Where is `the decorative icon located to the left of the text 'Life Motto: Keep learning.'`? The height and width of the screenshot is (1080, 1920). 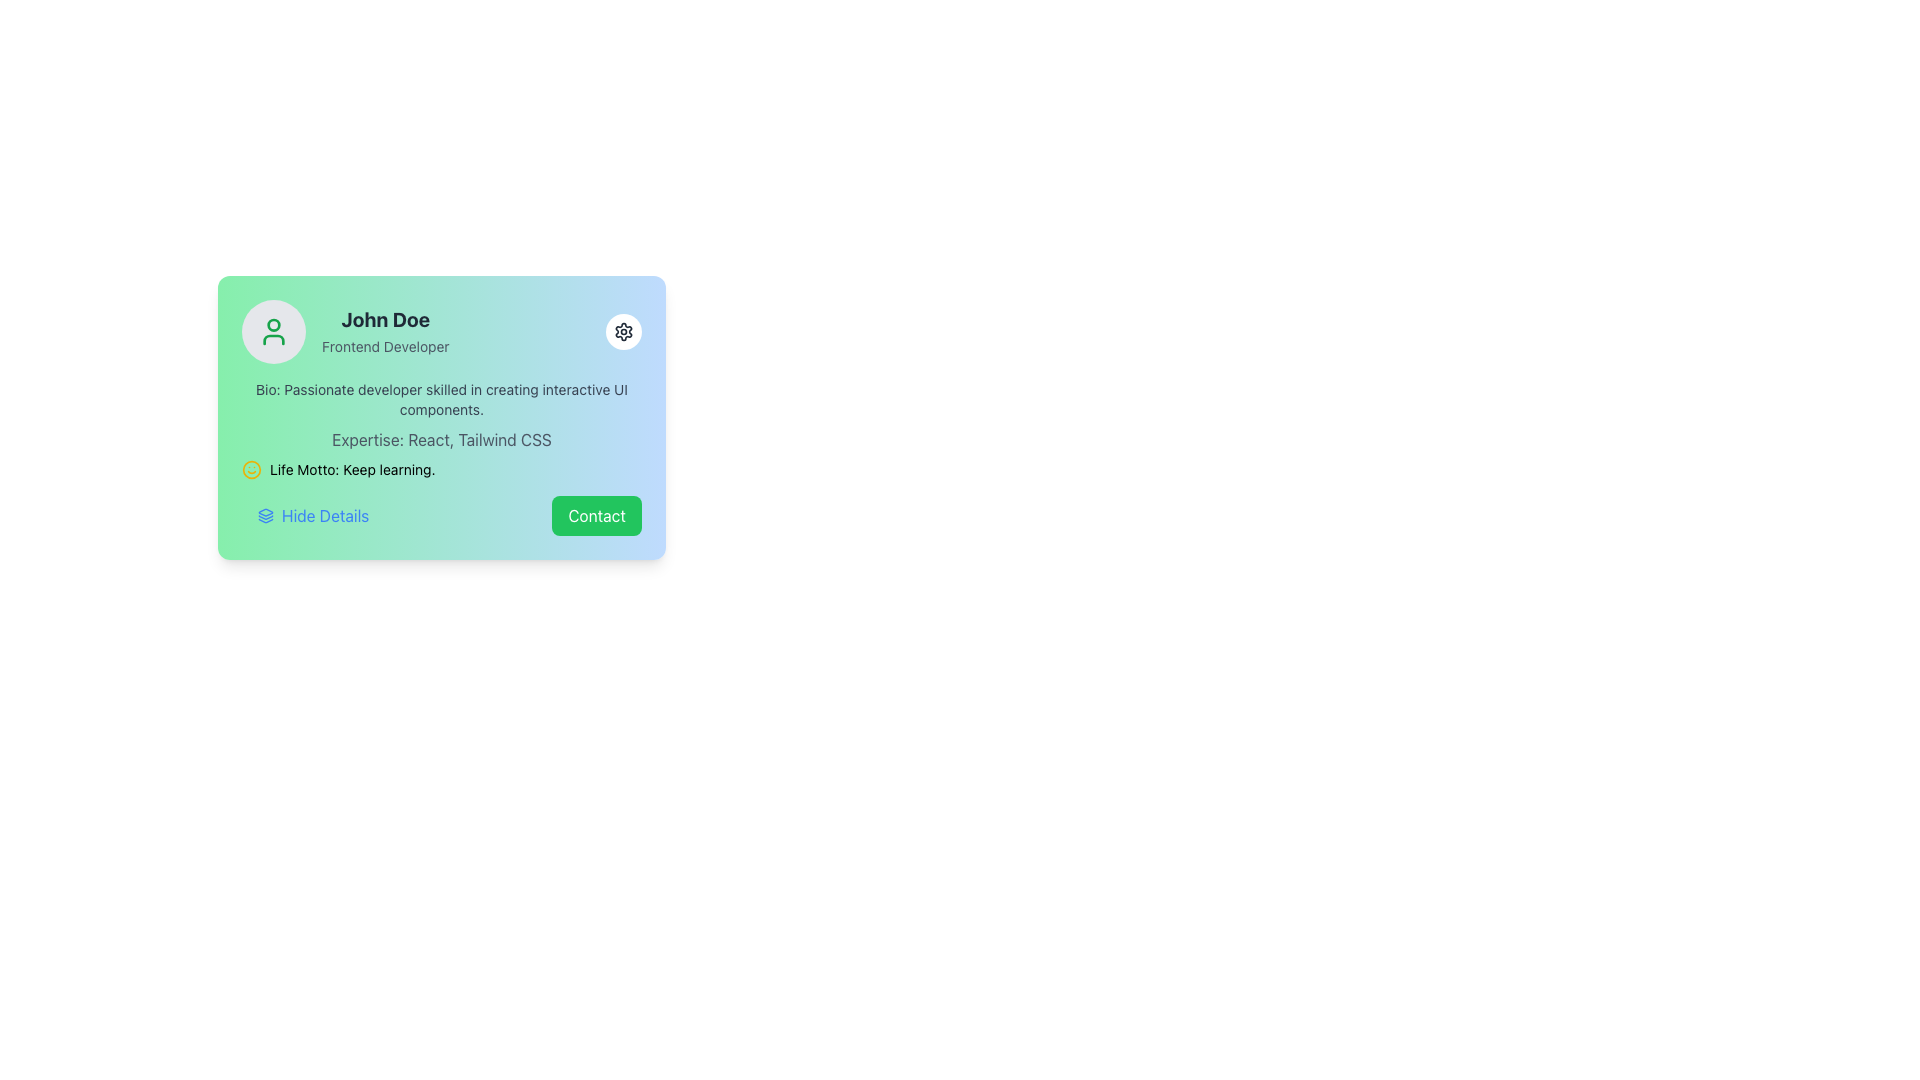 the decorative icon located to the left of the text 'Life Motto: Keep learning.' is located at coordinates (251, 470).